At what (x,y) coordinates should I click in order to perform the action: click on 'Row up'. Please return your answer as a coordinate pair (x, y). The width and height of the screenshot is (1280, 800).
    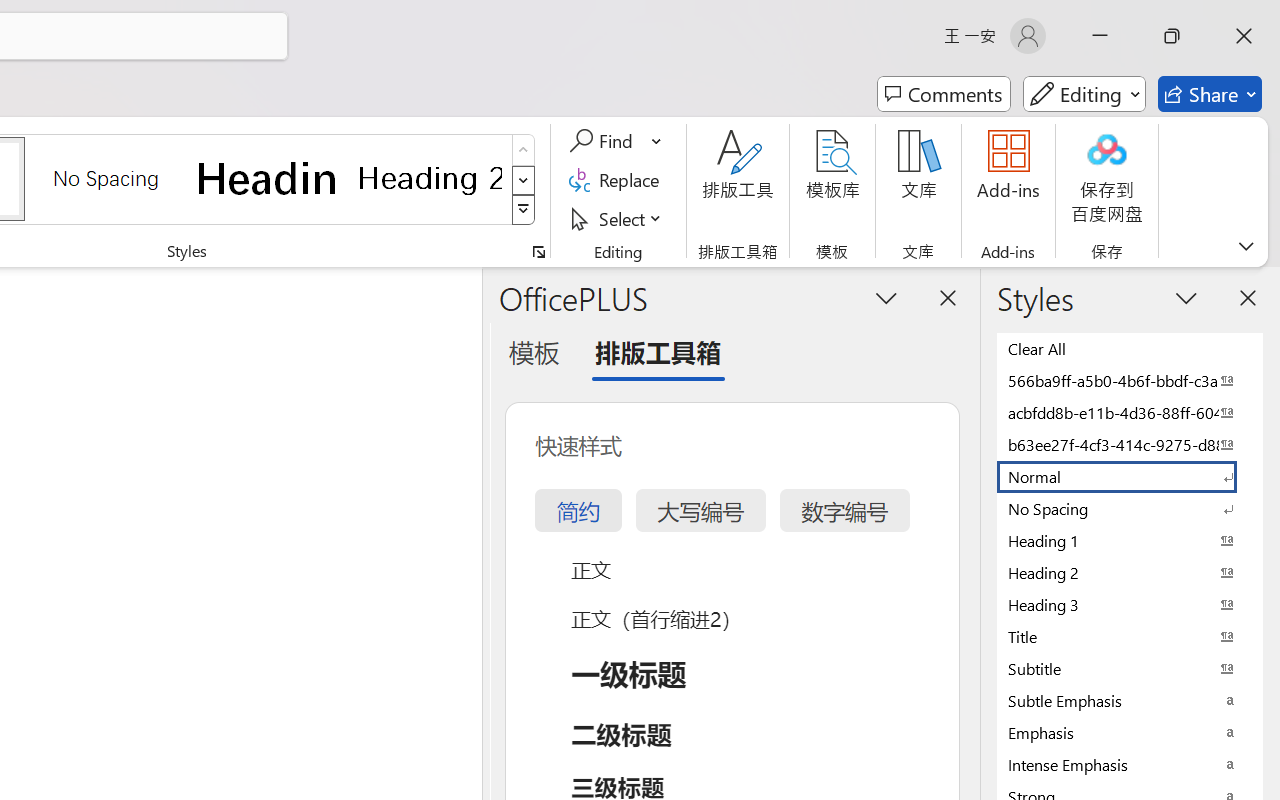
    Looking at the image, I should click on (523, 150).